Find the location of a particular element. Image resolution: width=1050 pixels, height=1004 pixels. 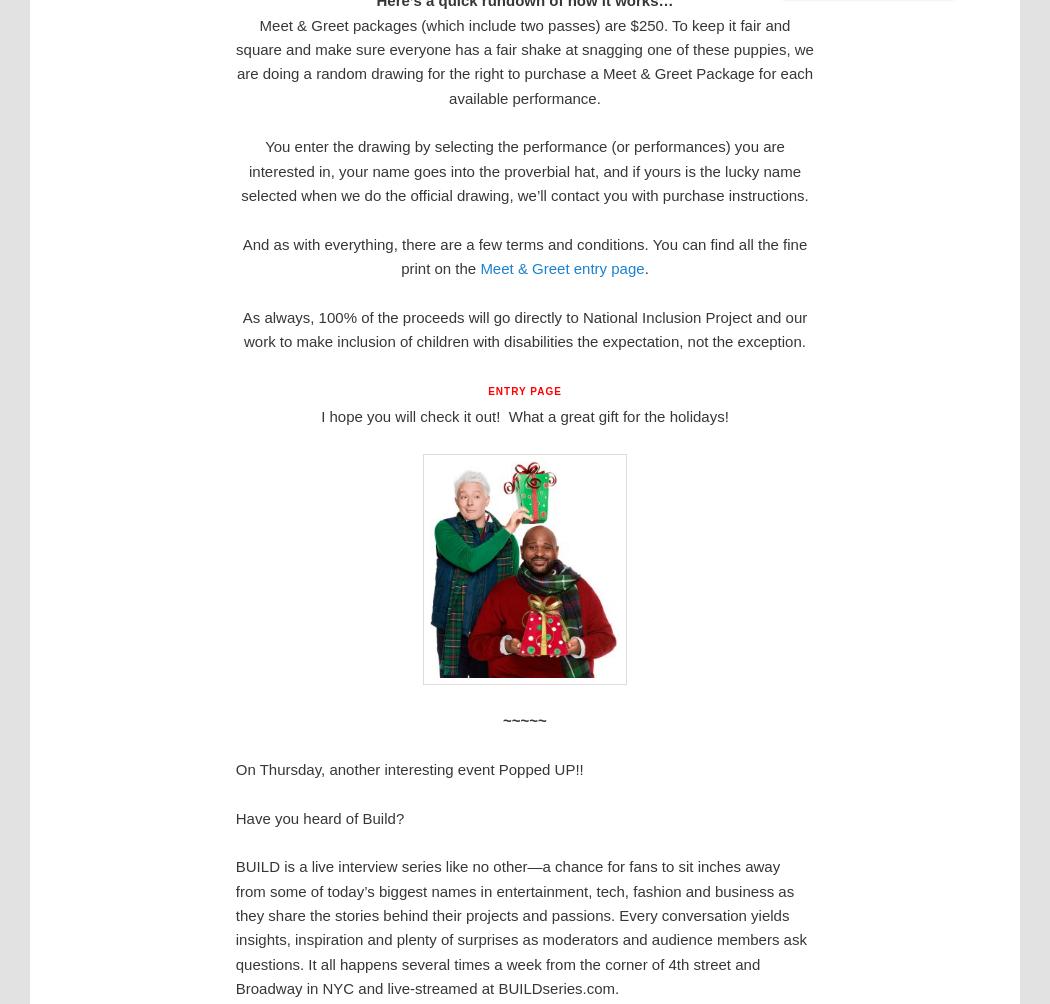

'Meet & Greet packages (which include two passes) are $250. To keep it fair and square and make sure everyone has a fair shake at snagging one of these puppies, we are doing a random drawing for the right to purchase a Meet & Greet Package for each available performance.' is located at coordinates (236, 61).